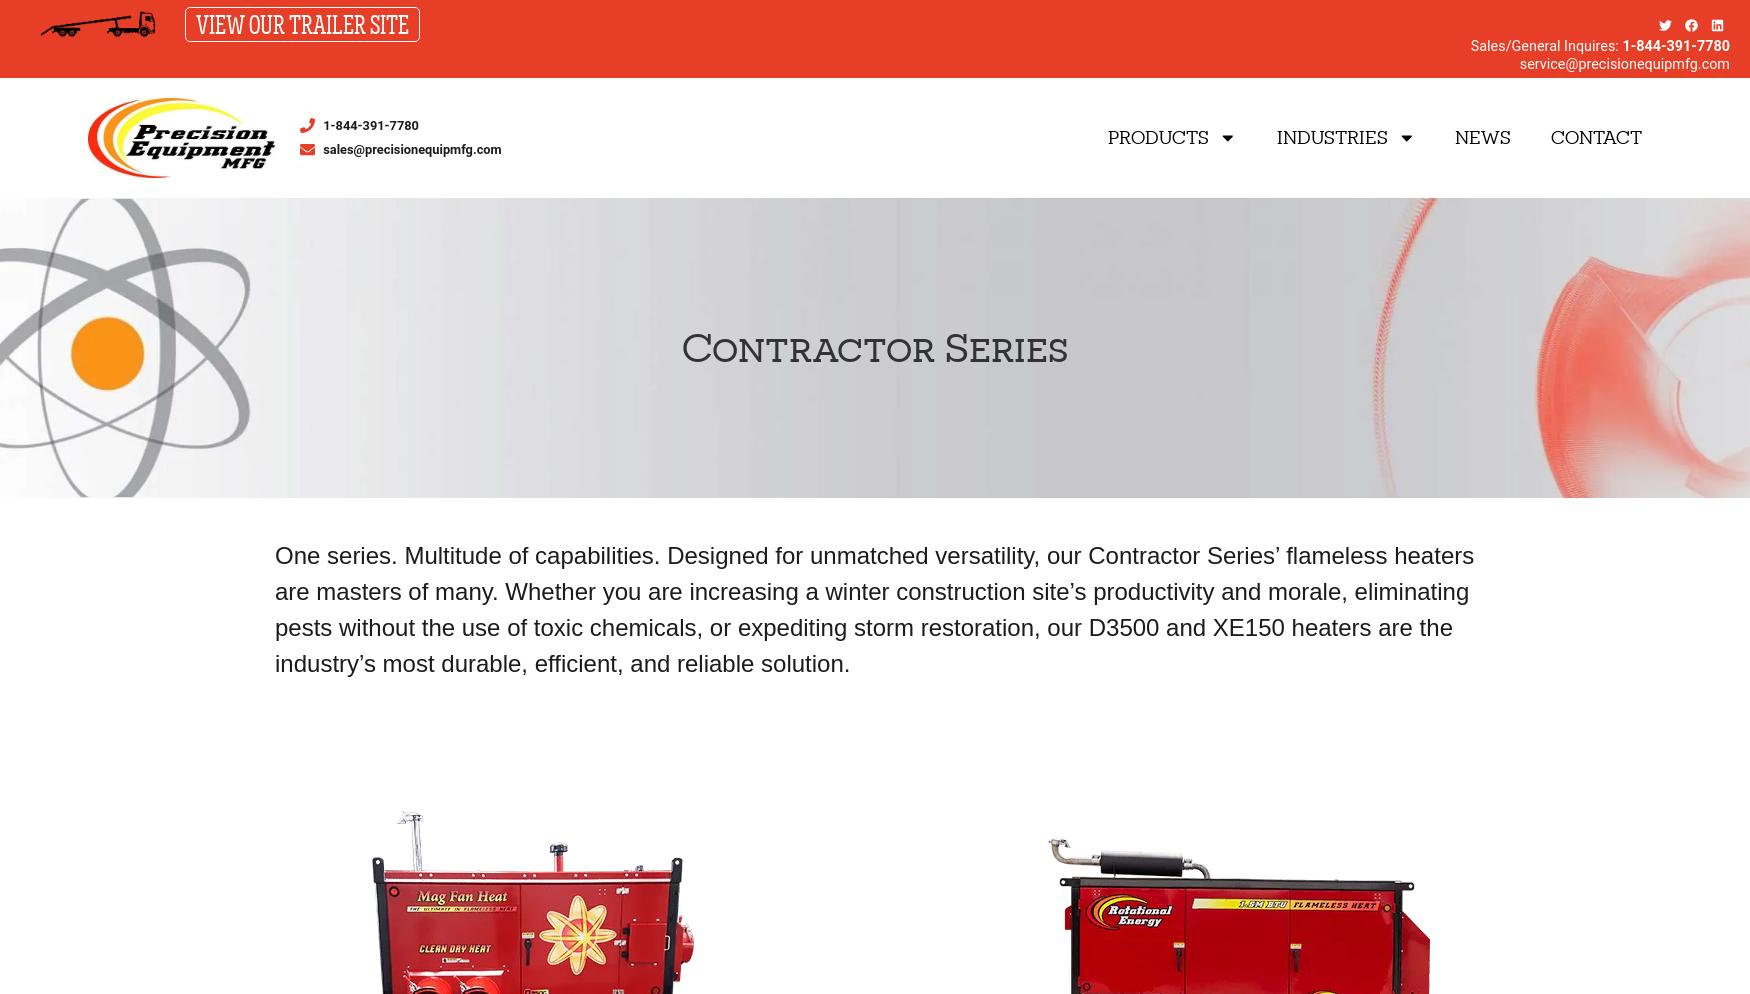  Describe the element at coordinates (1624, 63) in the screenshot. I see `'service@precisionequipmfg.com'` at that location.